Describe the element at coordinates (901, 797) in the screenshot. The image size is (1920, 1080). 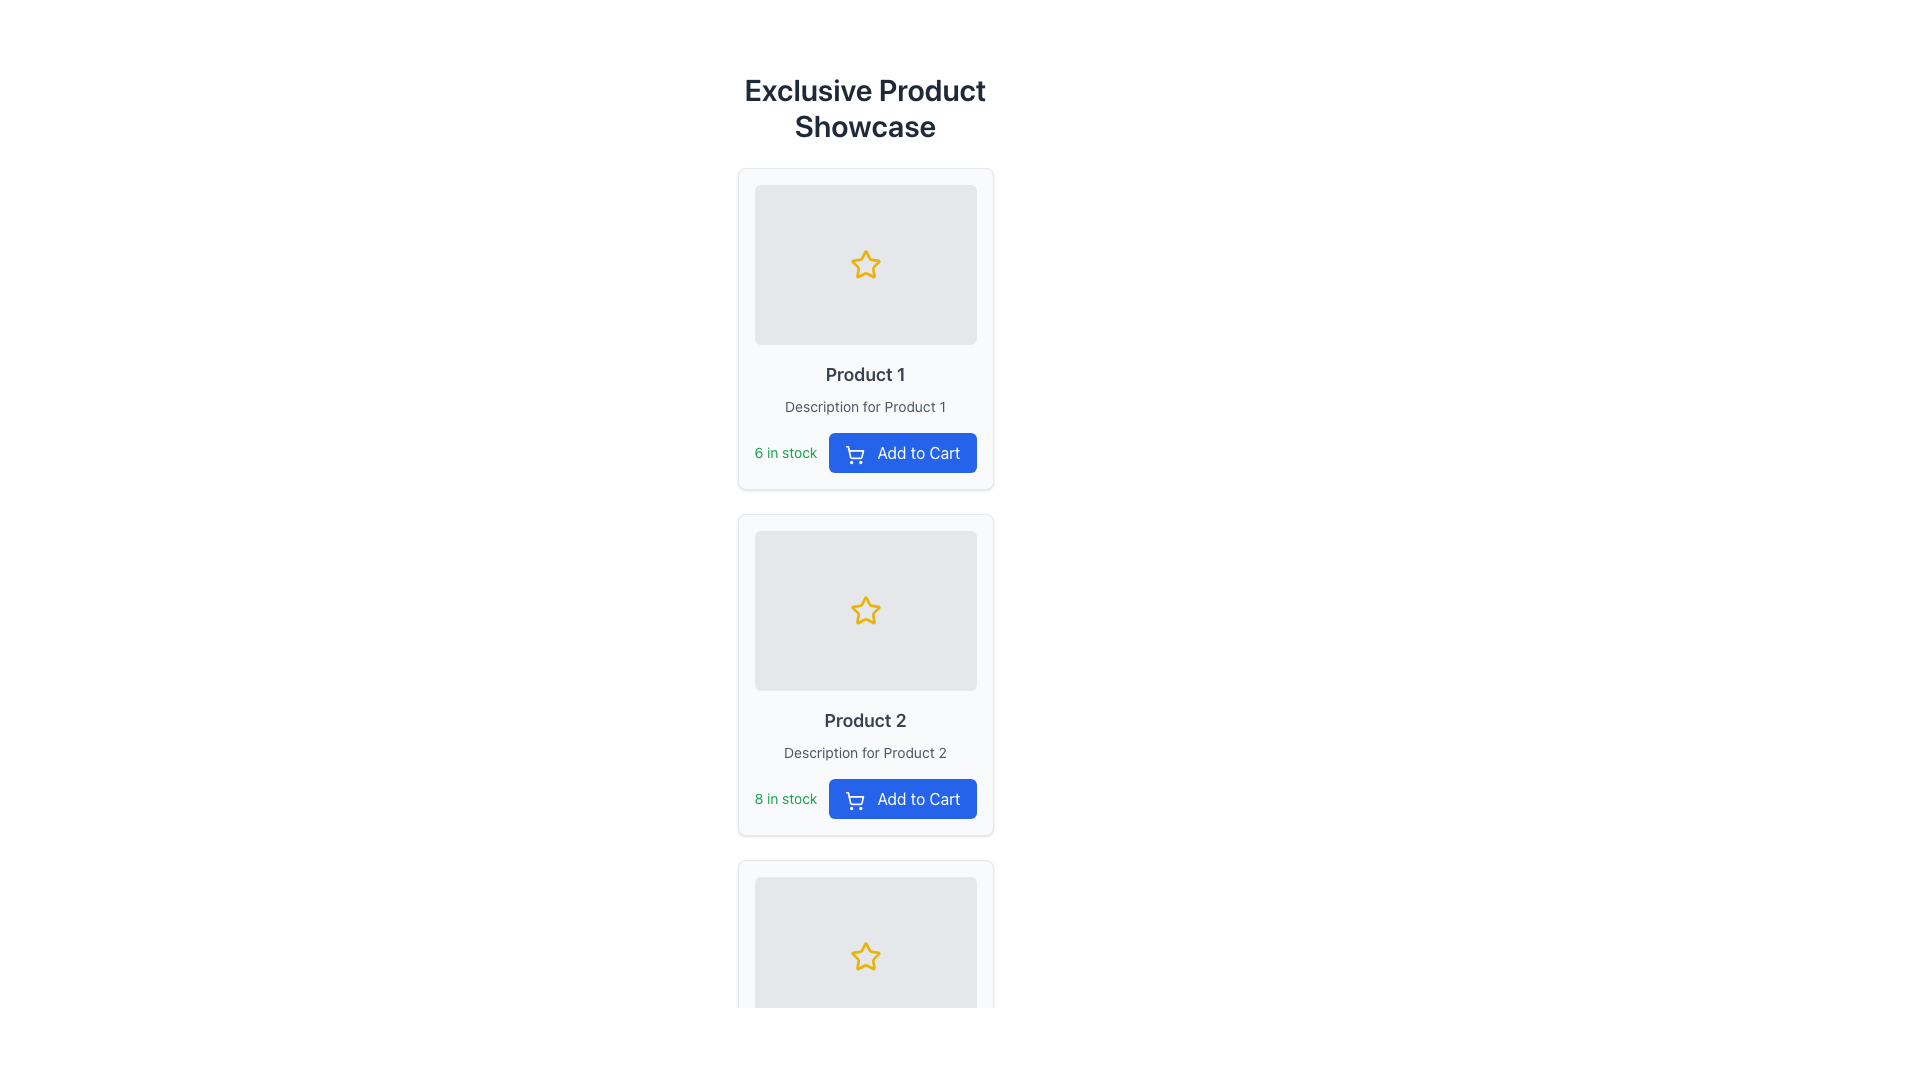
I see `the 'Add to Cart' button located at the bottom-right corner of the 'Product 2' card` at that location.